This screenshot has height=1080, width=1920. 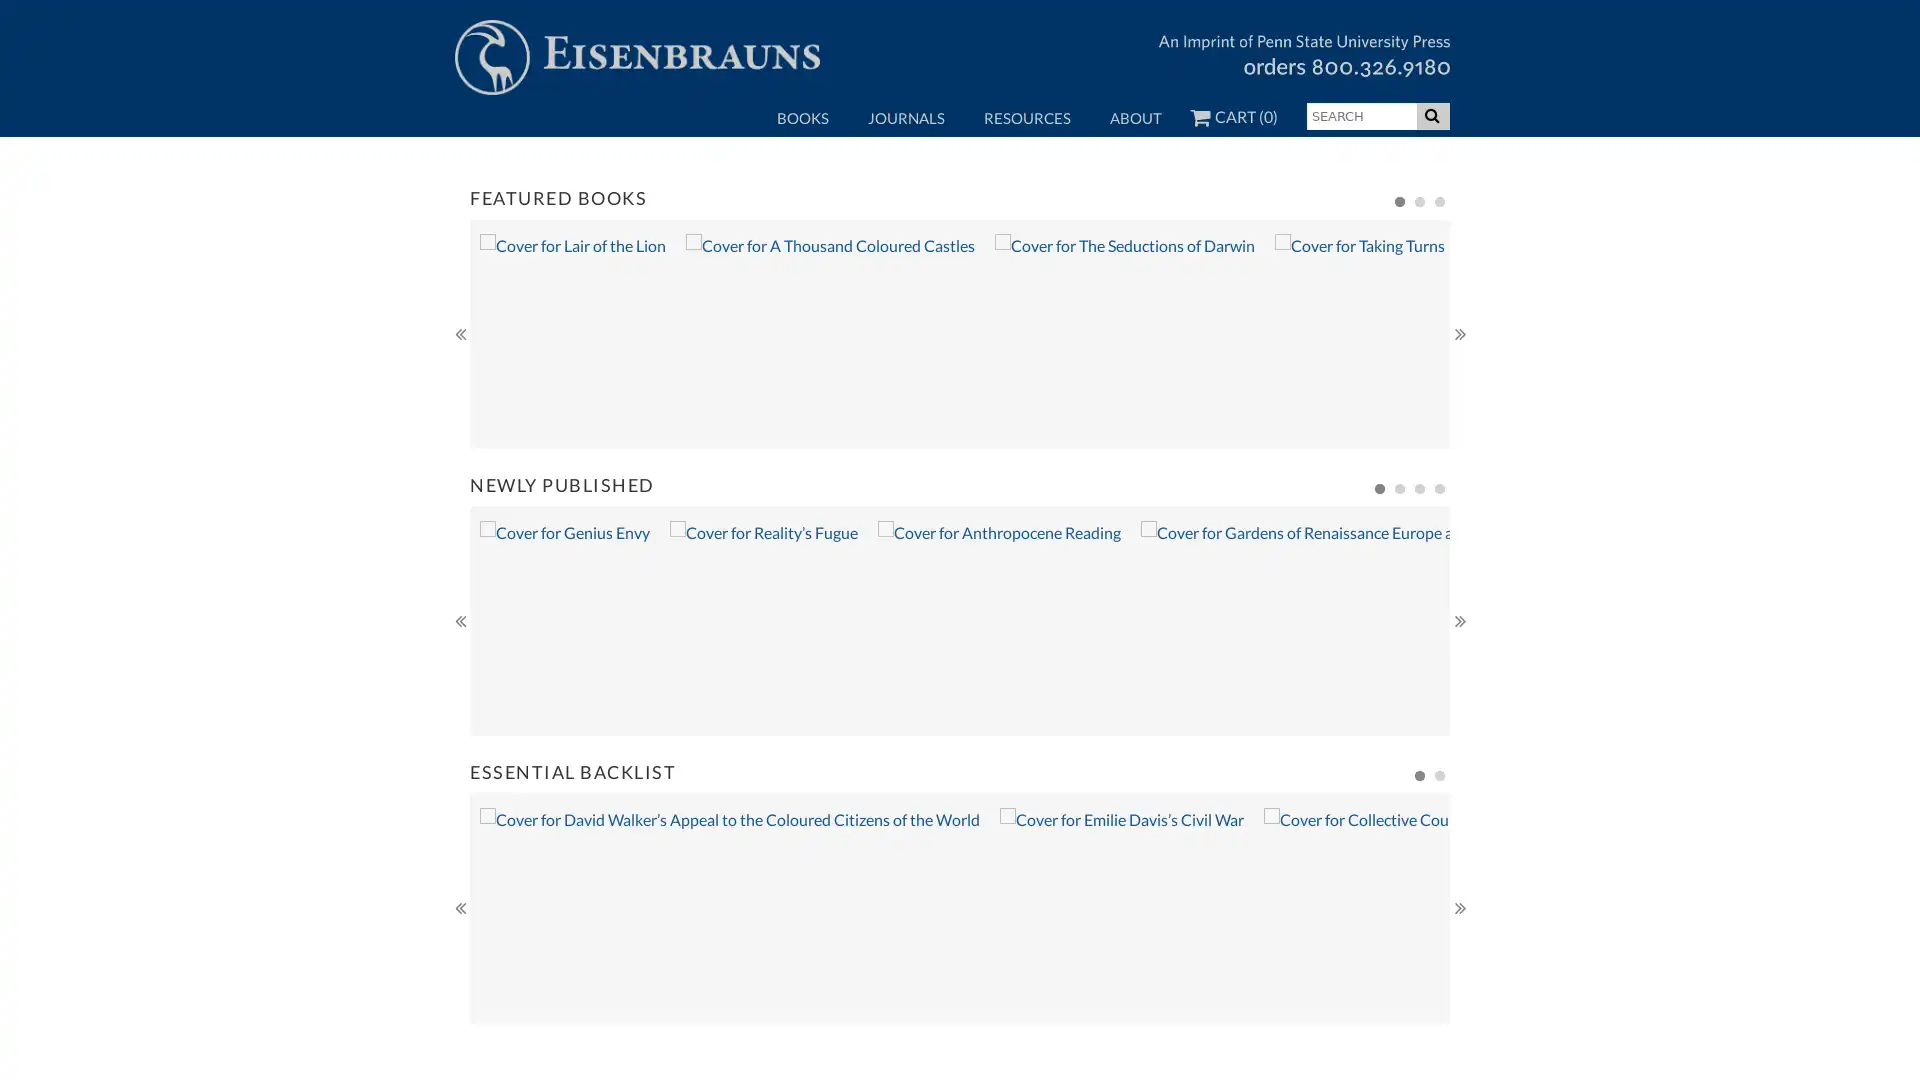 I want to click on Previous, so click(x=459, y=907).